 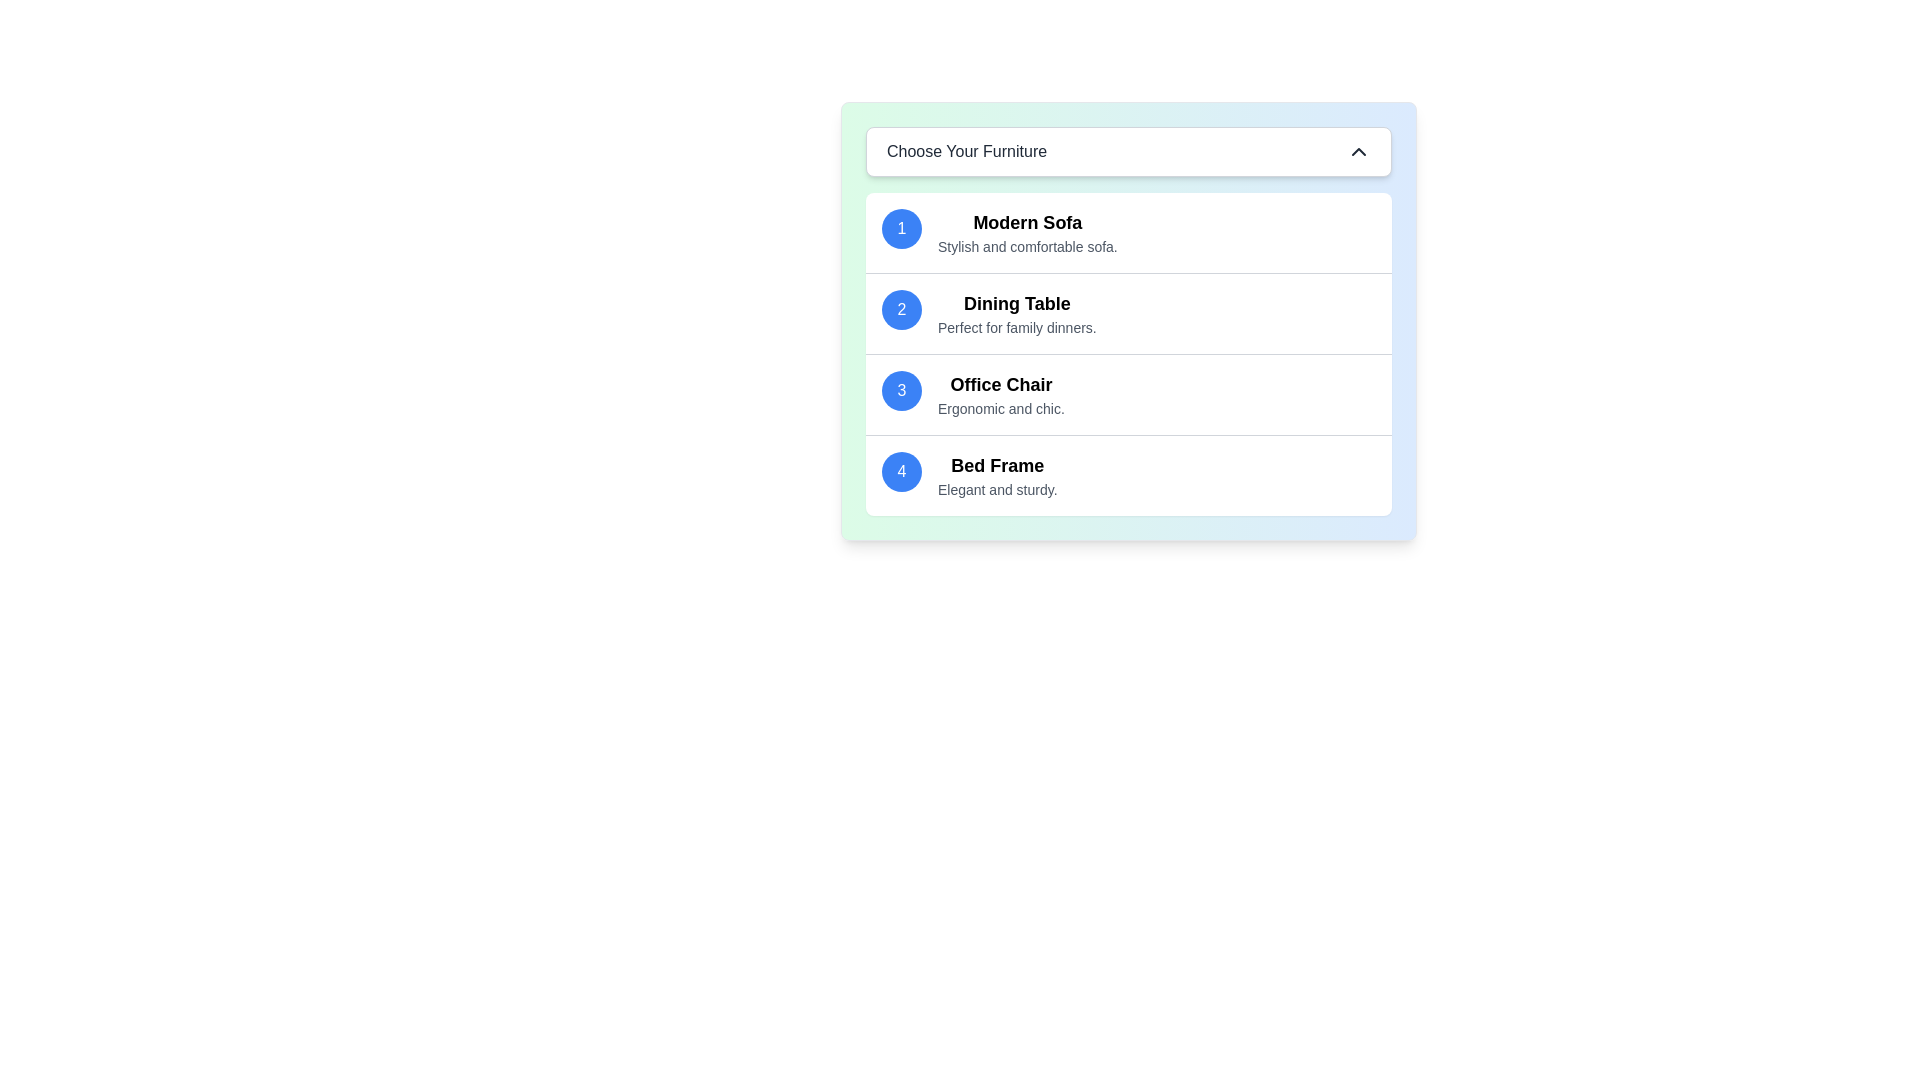 I want to click on the second list item with the bold title 'Dining Table' to trigger the hover effect, so click(x=1128, y=313).